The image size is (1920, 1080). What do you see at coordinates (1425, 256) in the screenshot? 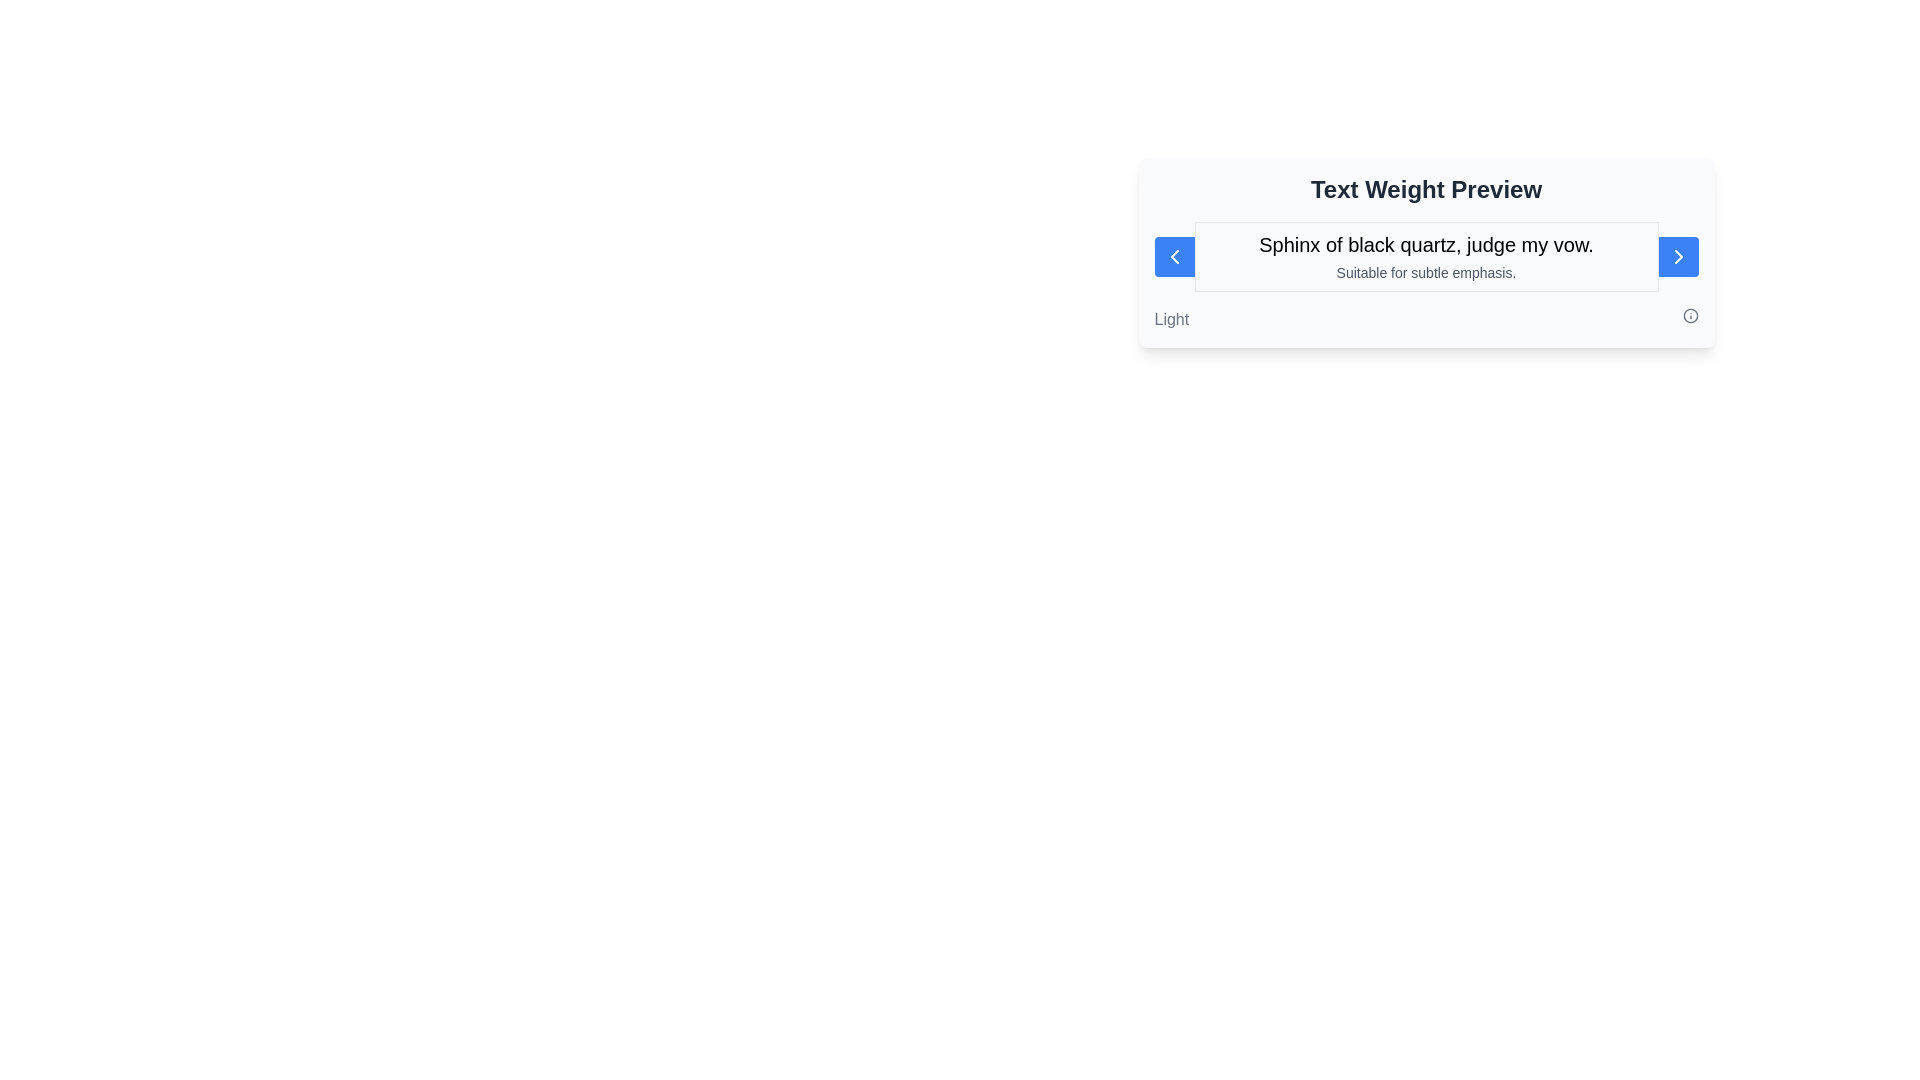
I see `the Informational text block, which is centrally located under the 'Text Weight Preview' header and surrounded by blue arrow buttons for navigation` at bounding box center [1425, 256].